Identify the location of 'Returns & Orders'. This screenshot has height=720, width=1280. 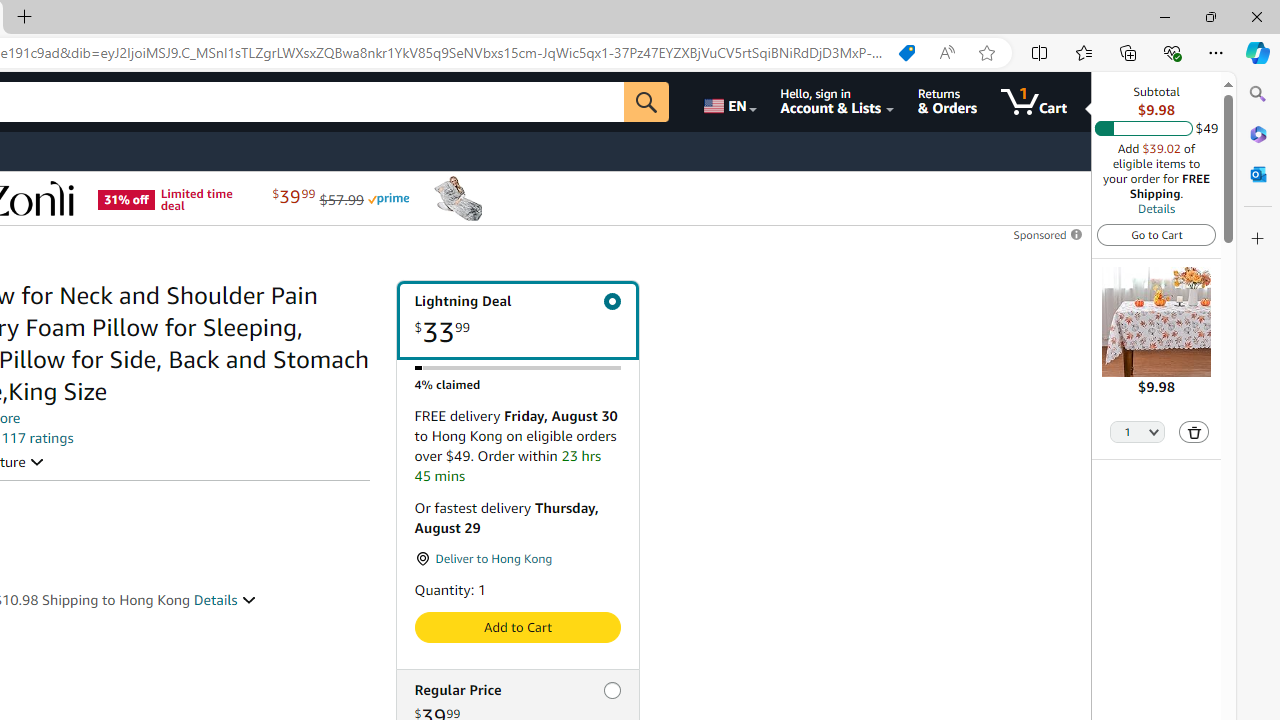
(946, 101).